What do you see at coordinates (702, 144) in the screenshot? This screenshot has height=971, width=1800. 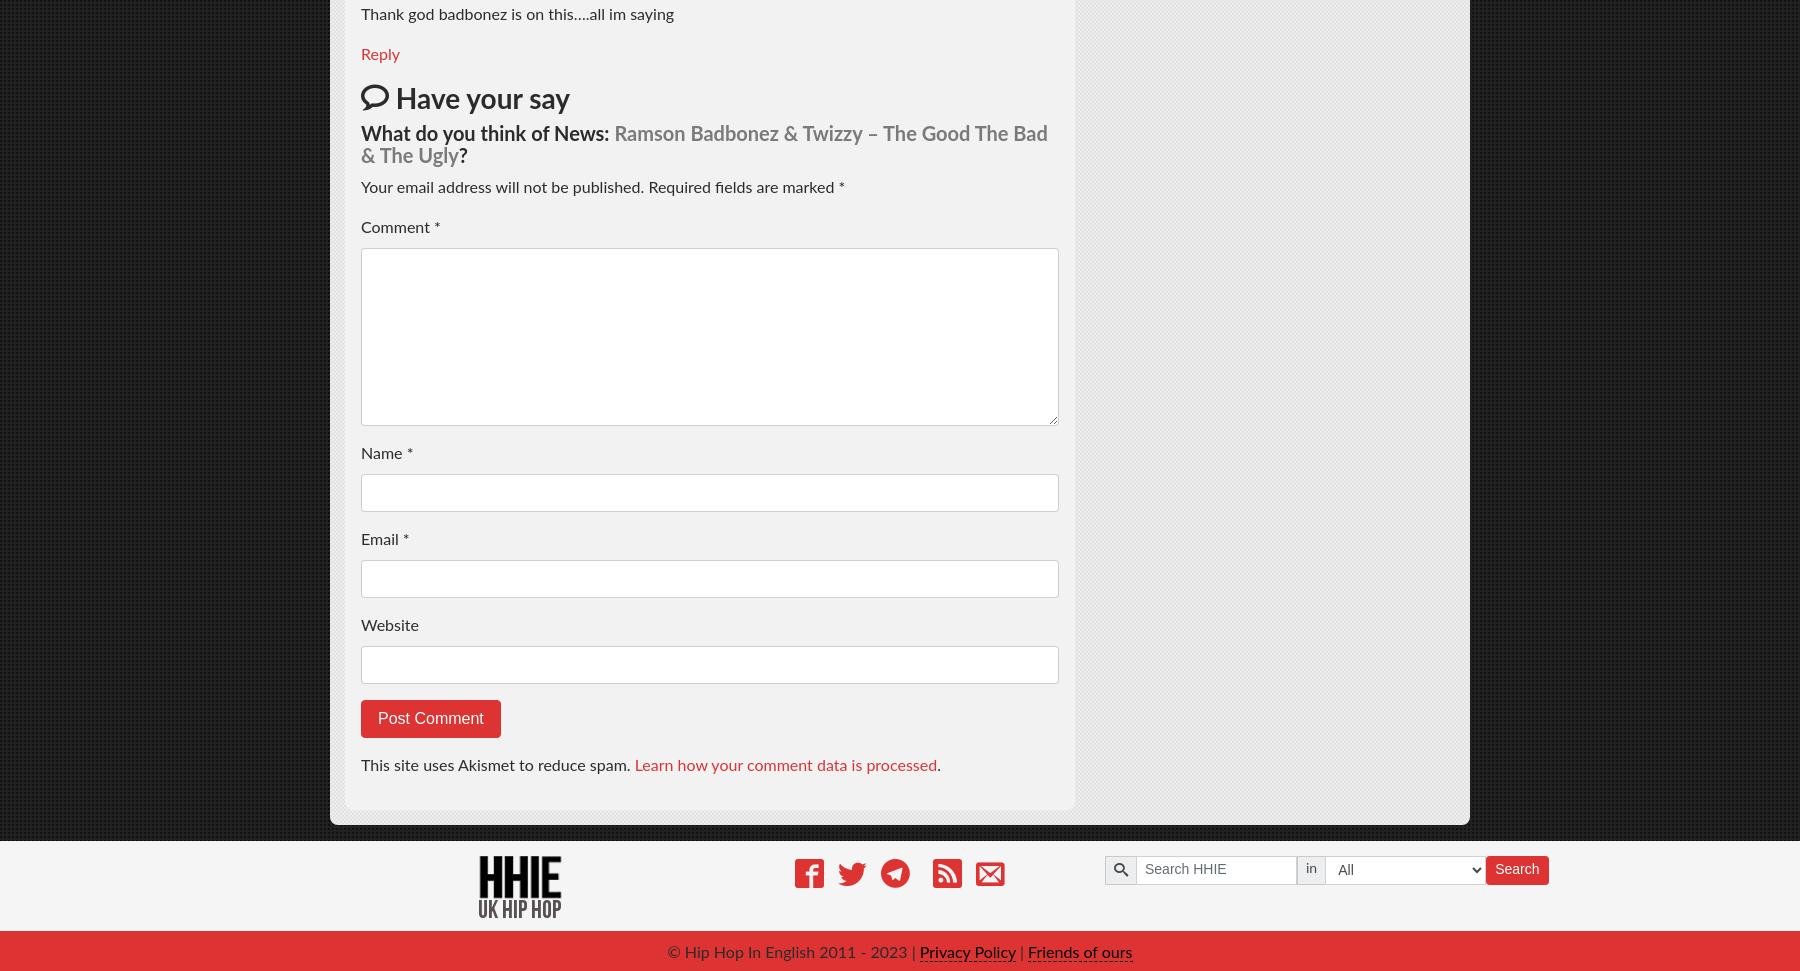 I see `'Ramson Badbonez & Twizzy – The Good The Bad & The Ugly'` at bounding box center [702, 144].